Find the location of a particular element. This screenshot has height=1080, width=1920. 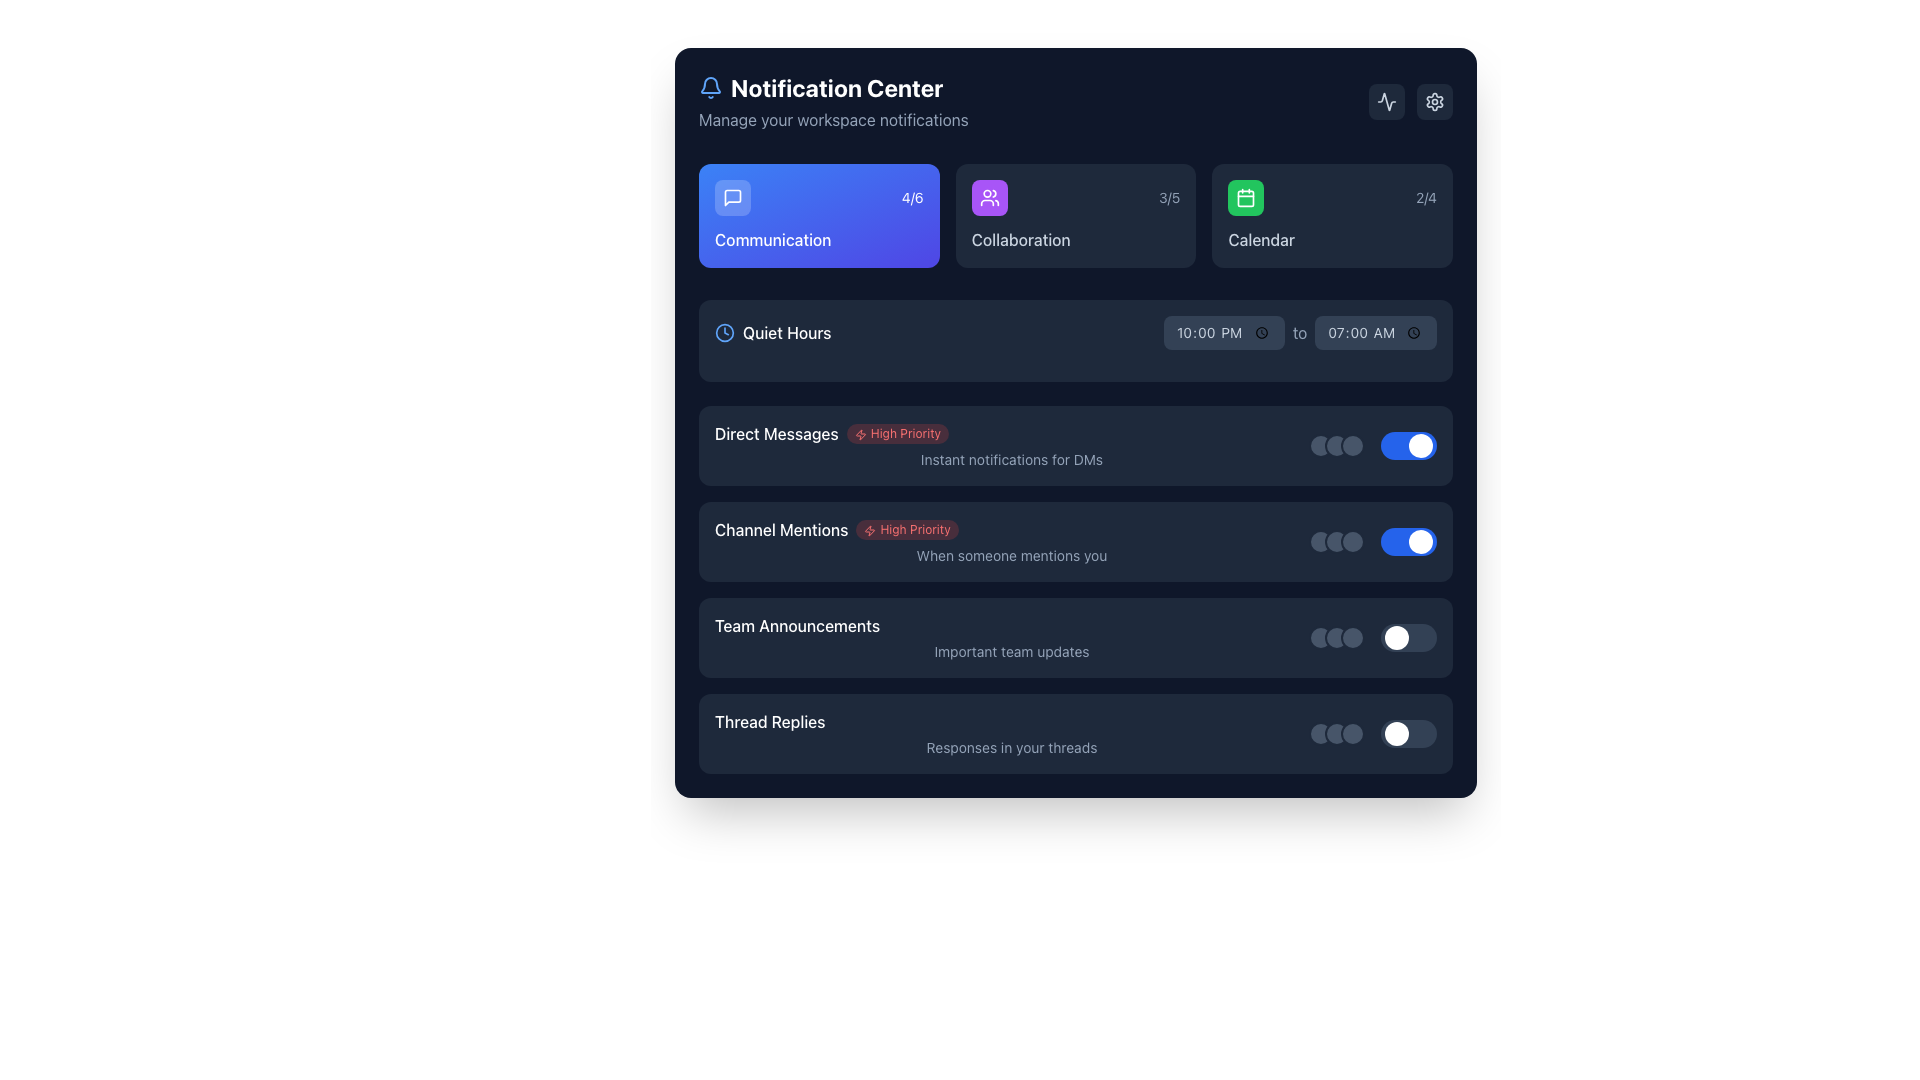

the static text label indicating 'Thread Replies', which is positioned beneath the 'Team Announcements' option in the notification preference settings is located at coordinates (769, 721).